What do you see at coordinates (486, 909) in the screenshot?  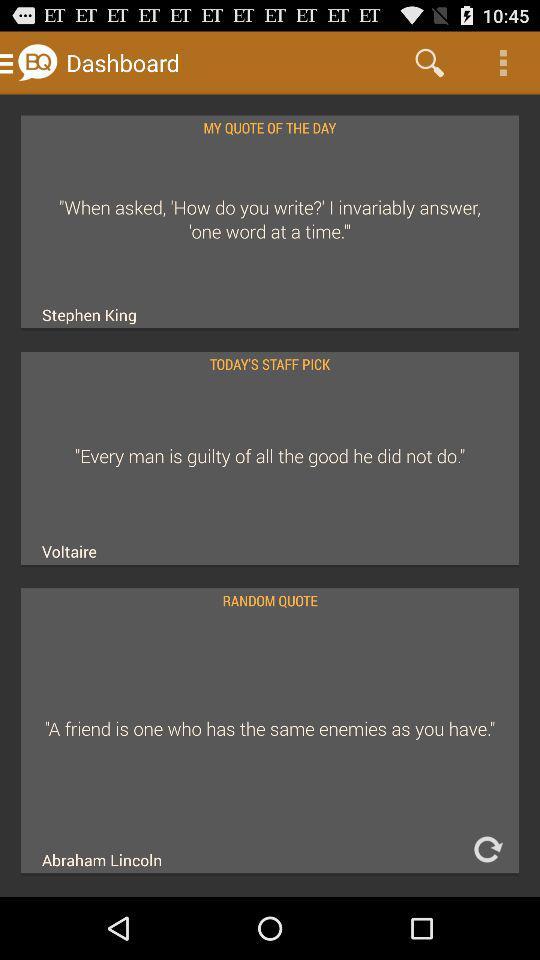 I see `the refresh icon` at bounding box center [486, 909].